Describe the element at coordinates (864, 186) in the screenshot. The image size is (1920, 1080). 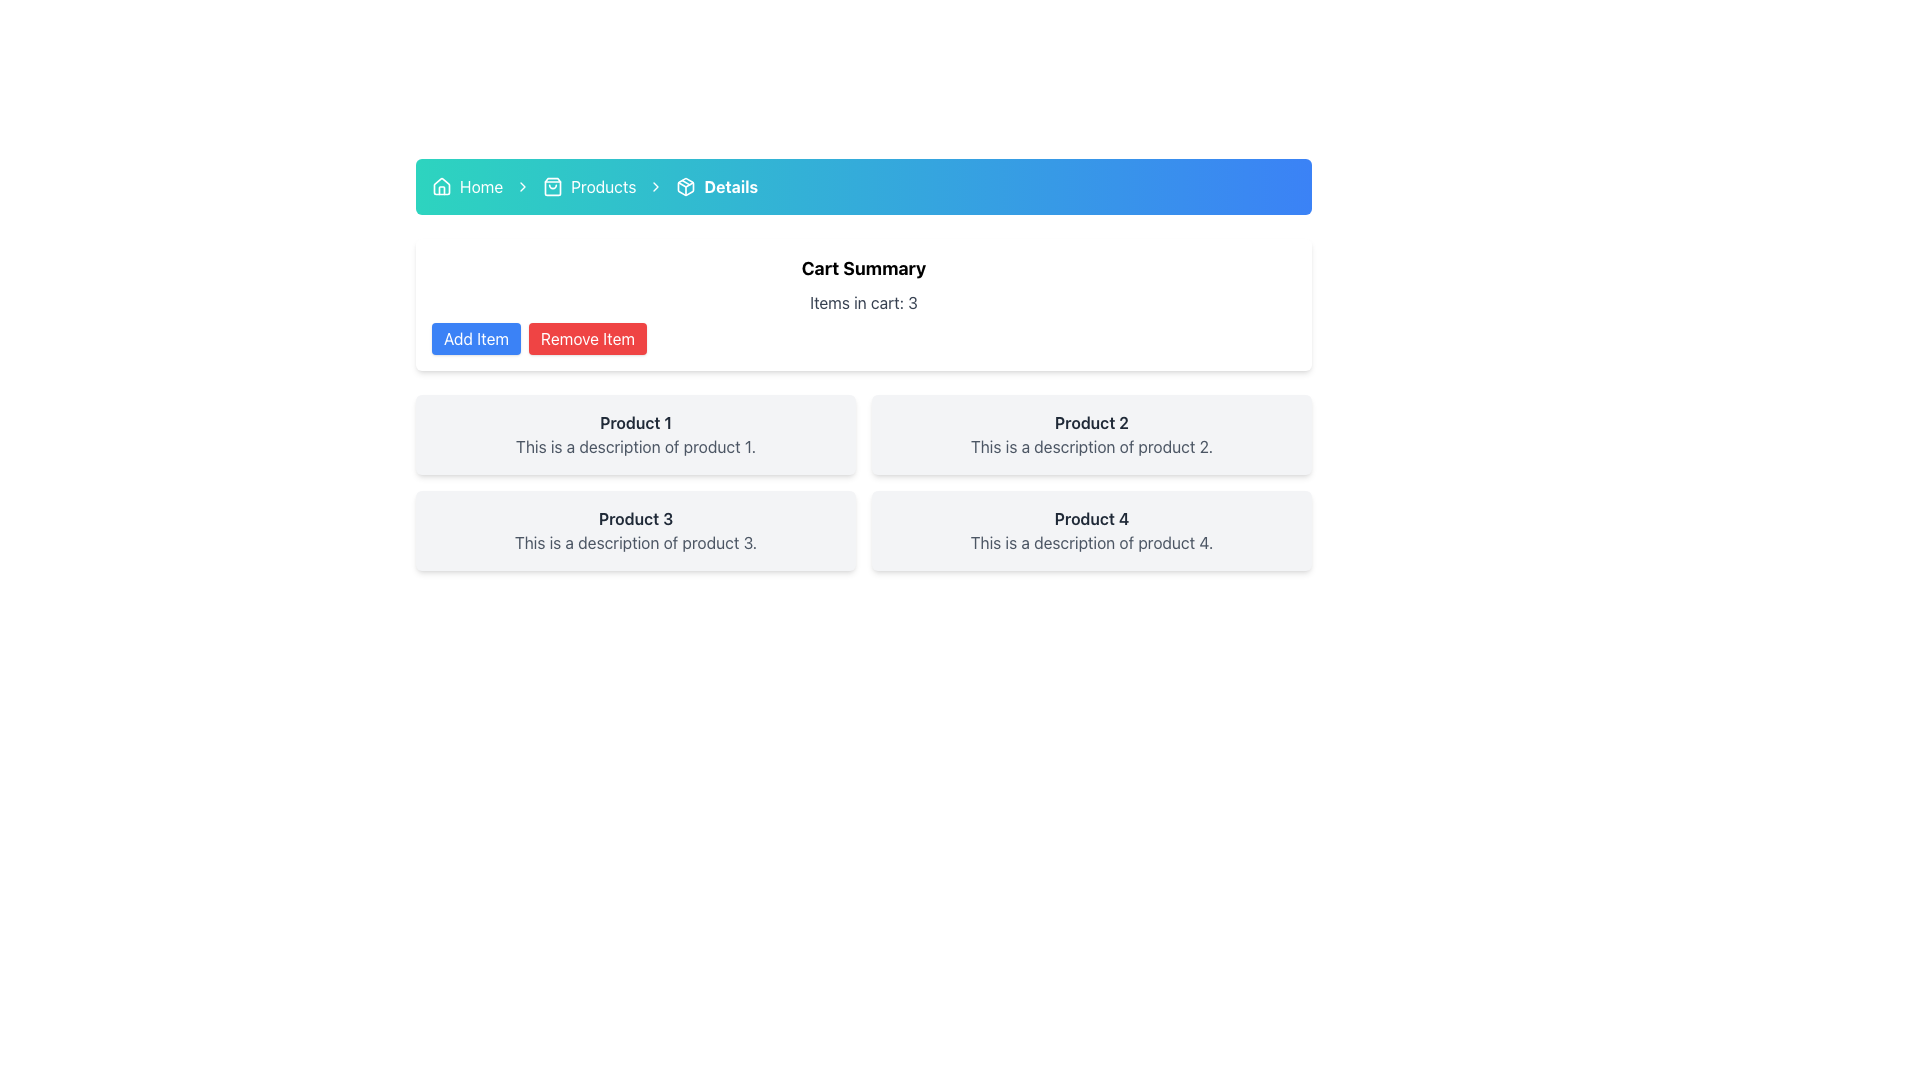
I see `the breadcrumb navigation bar with segments 'Home', 'Products', and 'Details' to trigger any hover effects` at that location.